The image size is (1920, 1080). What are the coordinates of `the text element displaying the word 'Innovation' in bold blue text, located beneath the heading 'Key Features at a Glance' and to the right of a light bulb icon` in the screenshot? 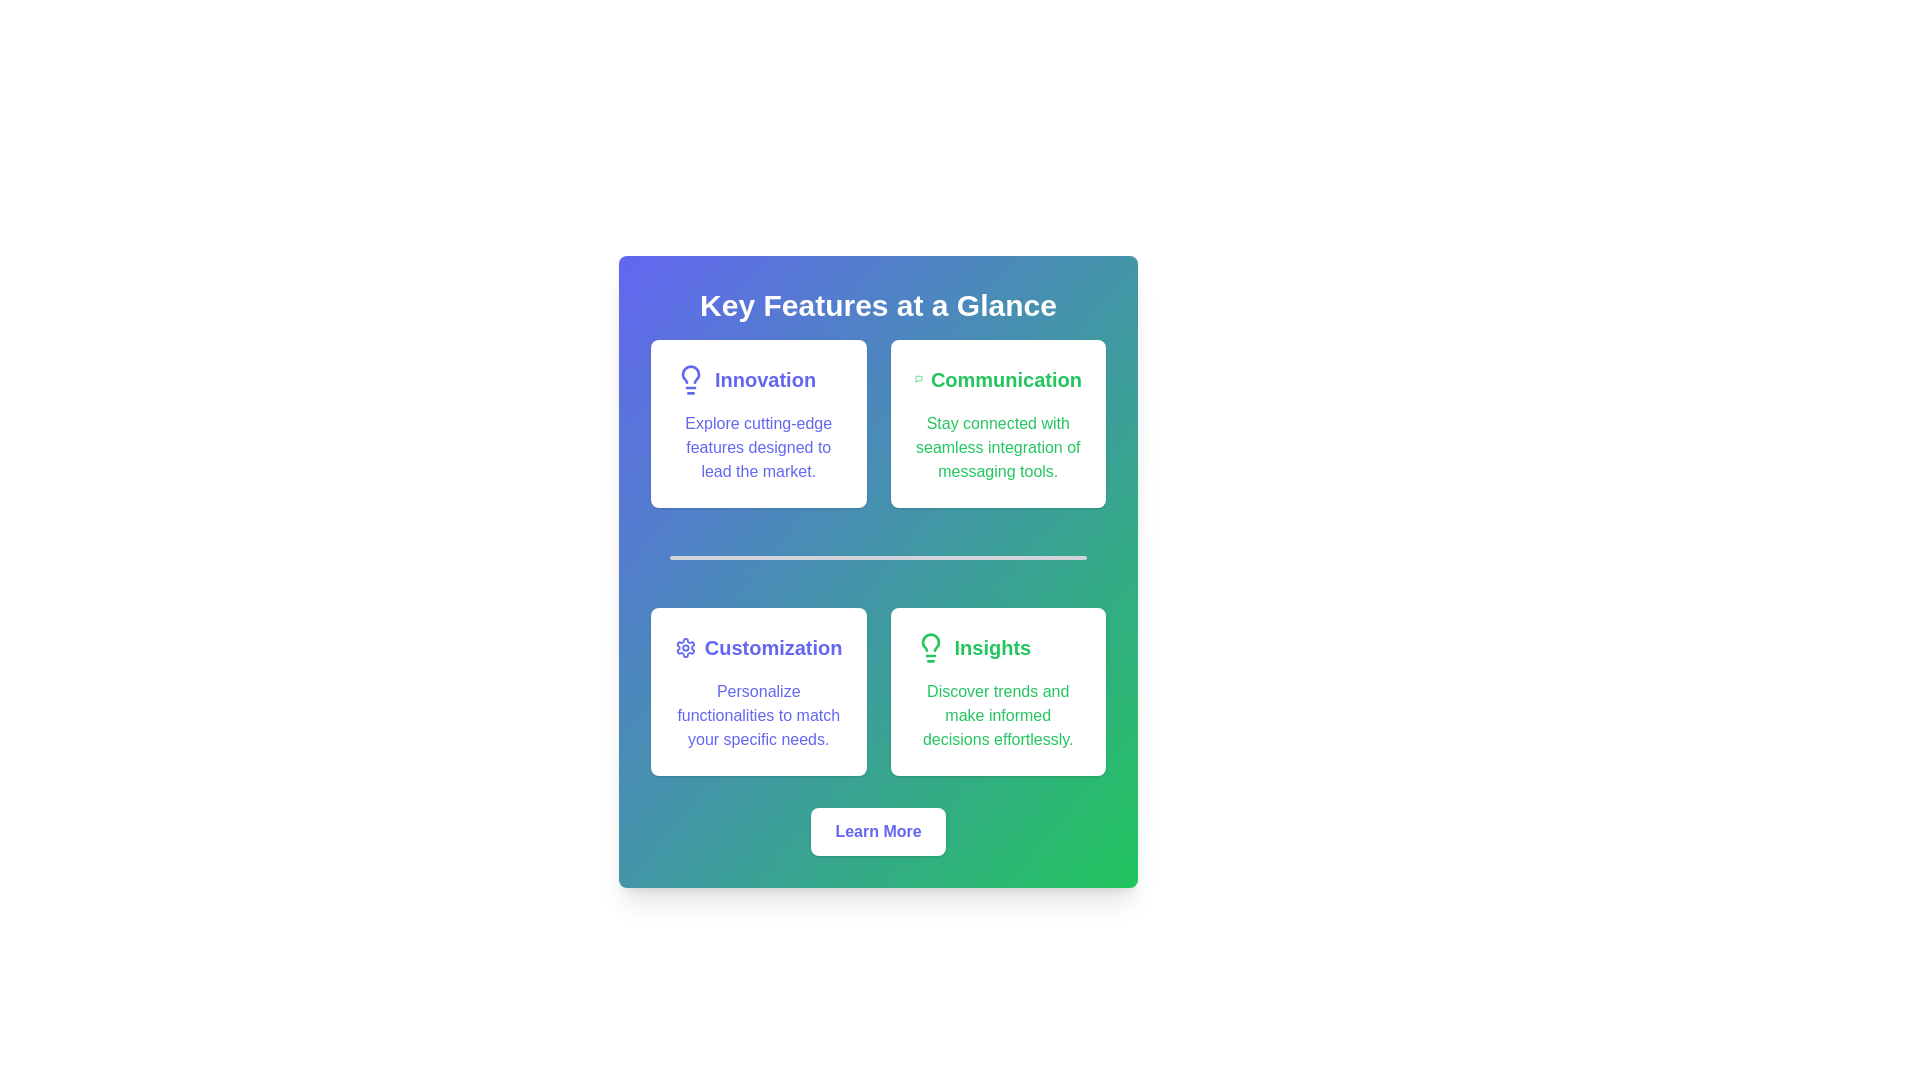 It's located at (764, 380).